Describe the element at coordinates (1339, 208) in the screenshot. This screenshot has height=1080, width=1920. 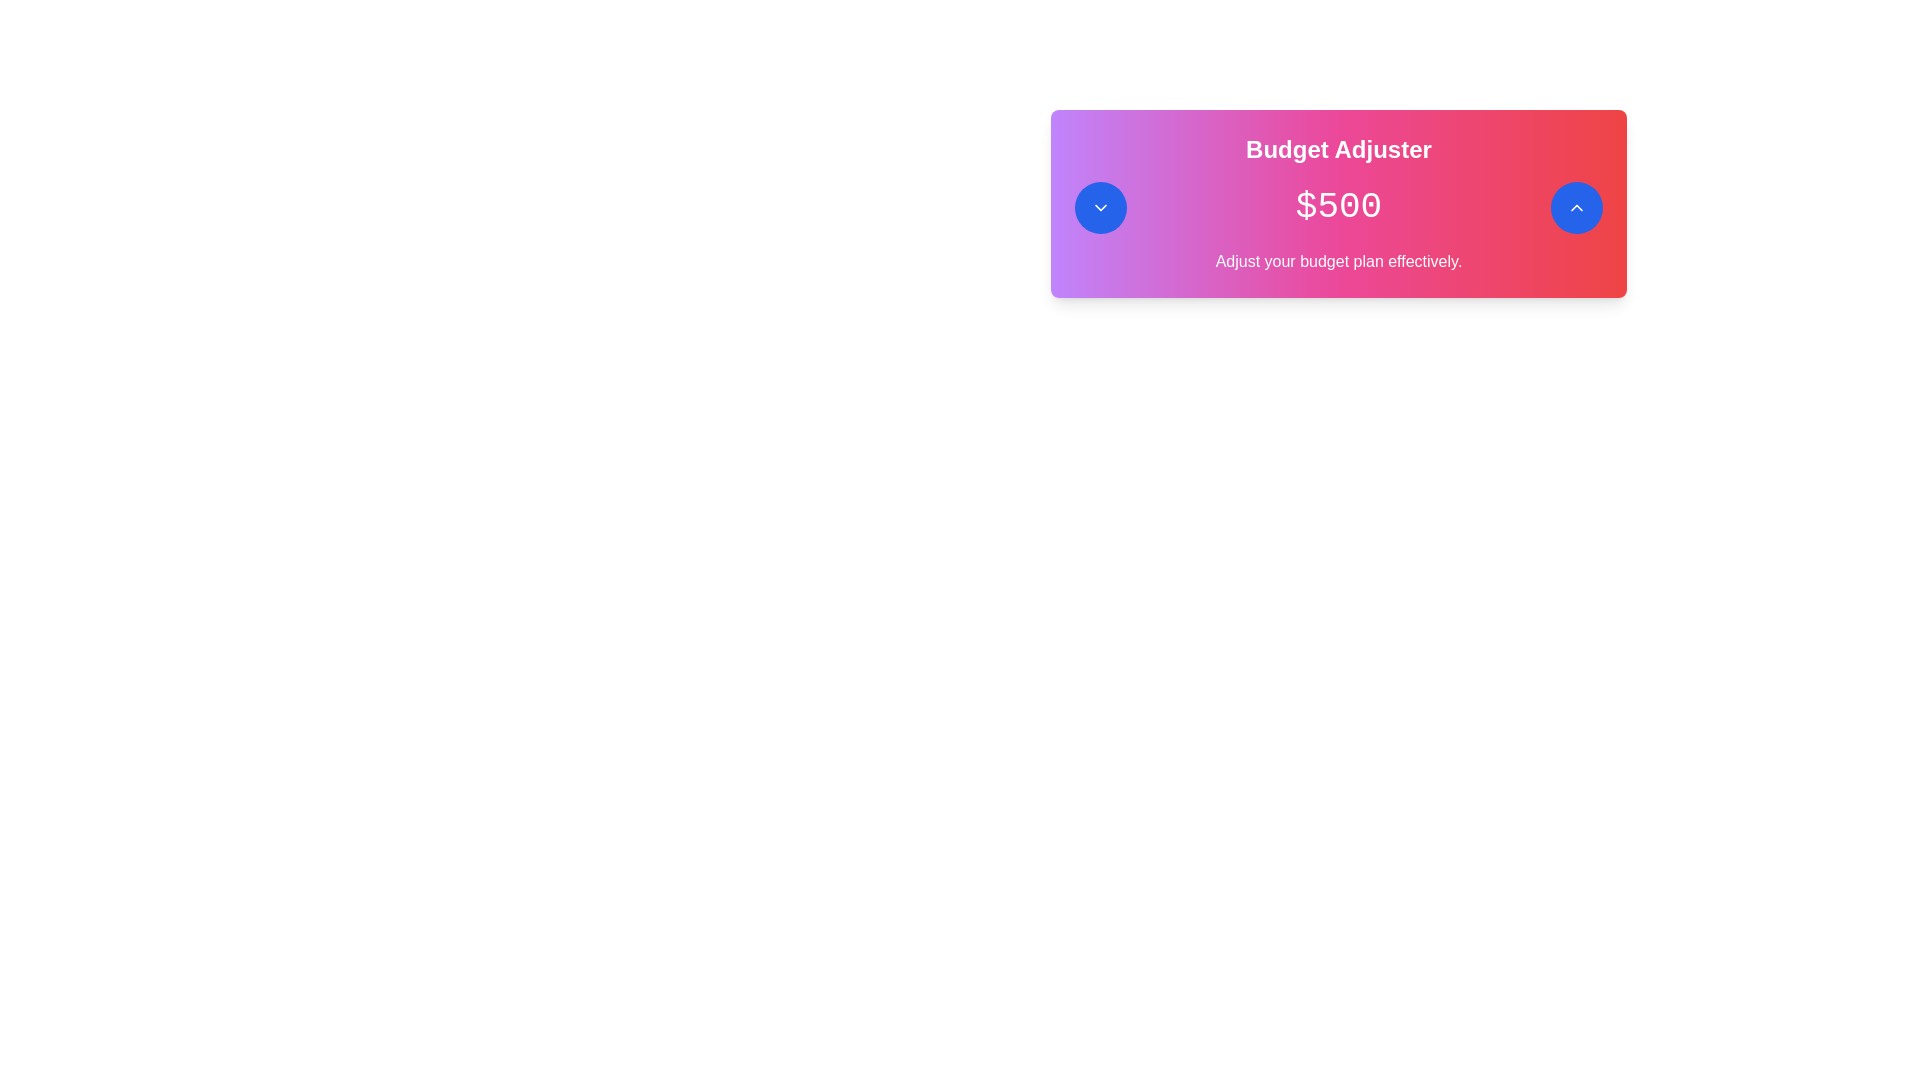
I see `the Text label displaying the current budget amount in the budget adjustment interface, which is centrally located between two blue circular buttons` at that location.